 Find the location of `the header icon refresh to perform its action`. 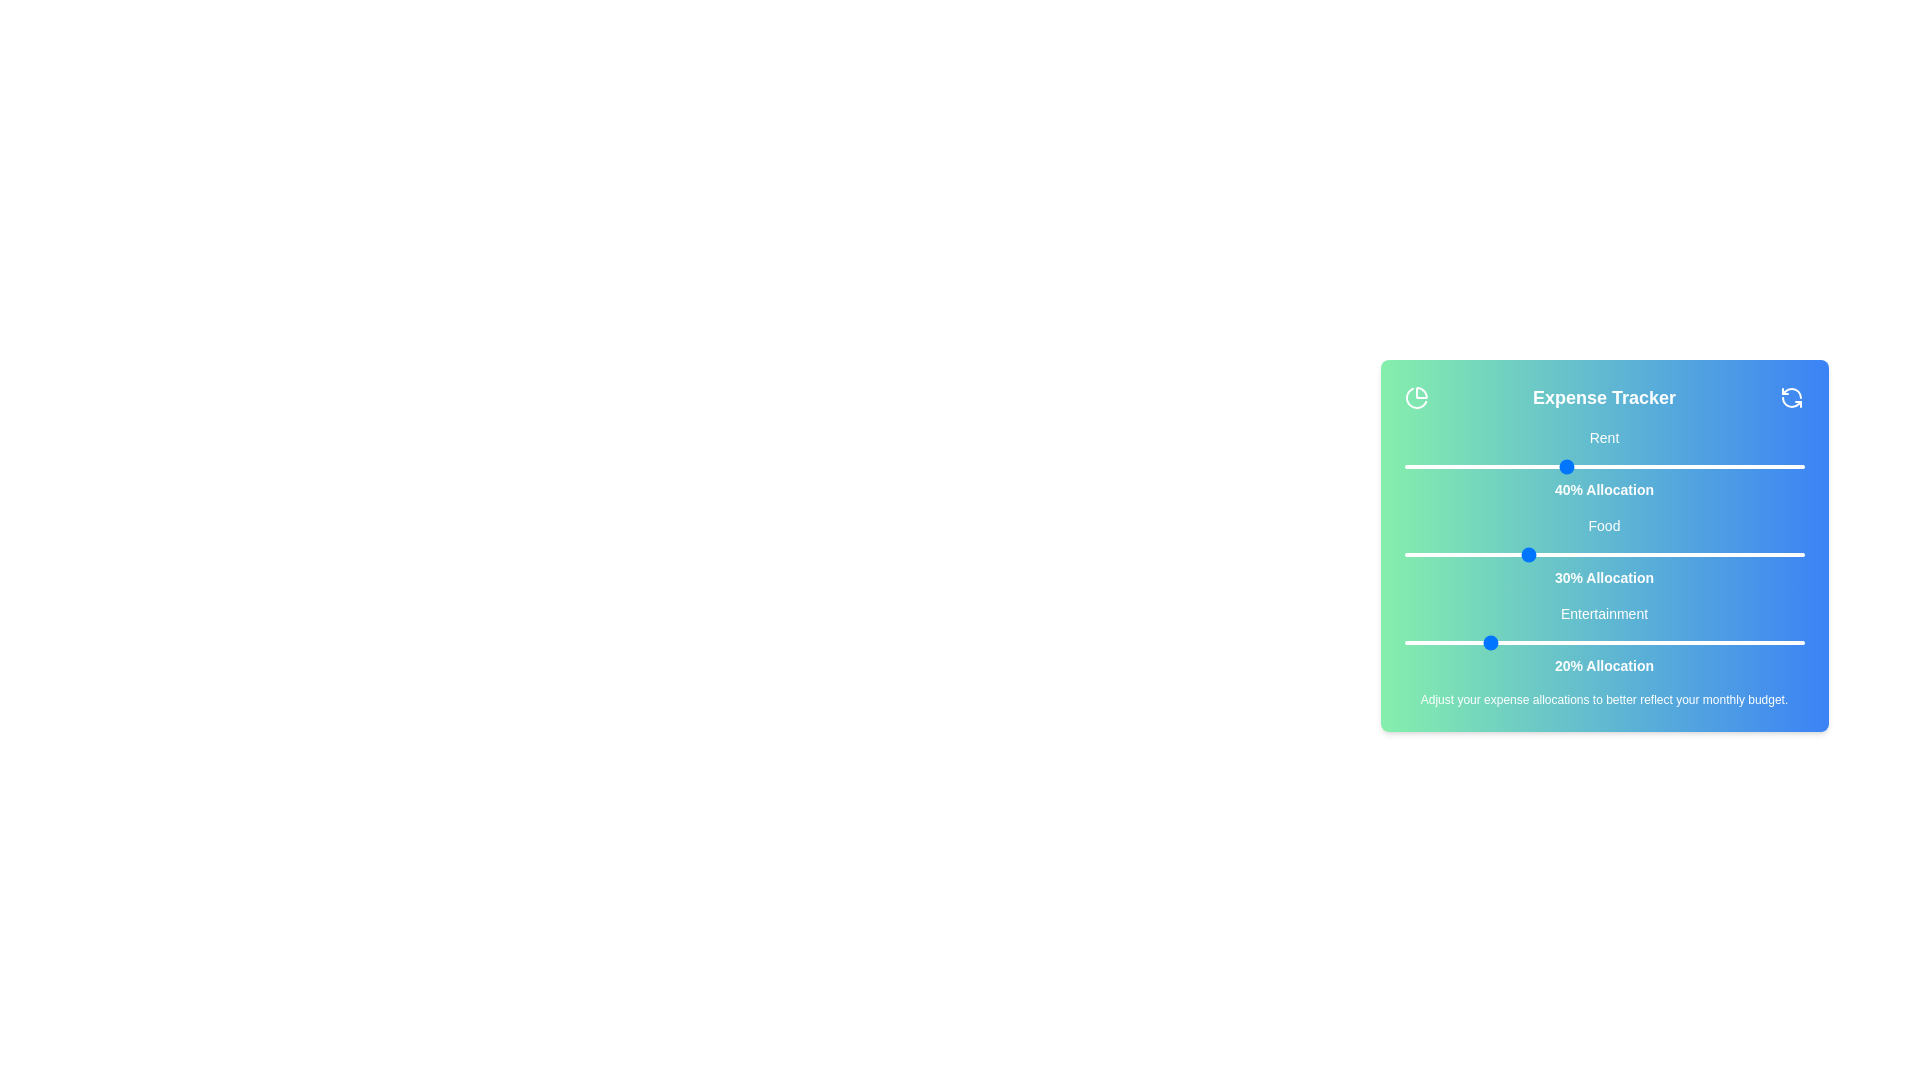

the header icon refresh to perform its action is located at coordinates (1792, 397).